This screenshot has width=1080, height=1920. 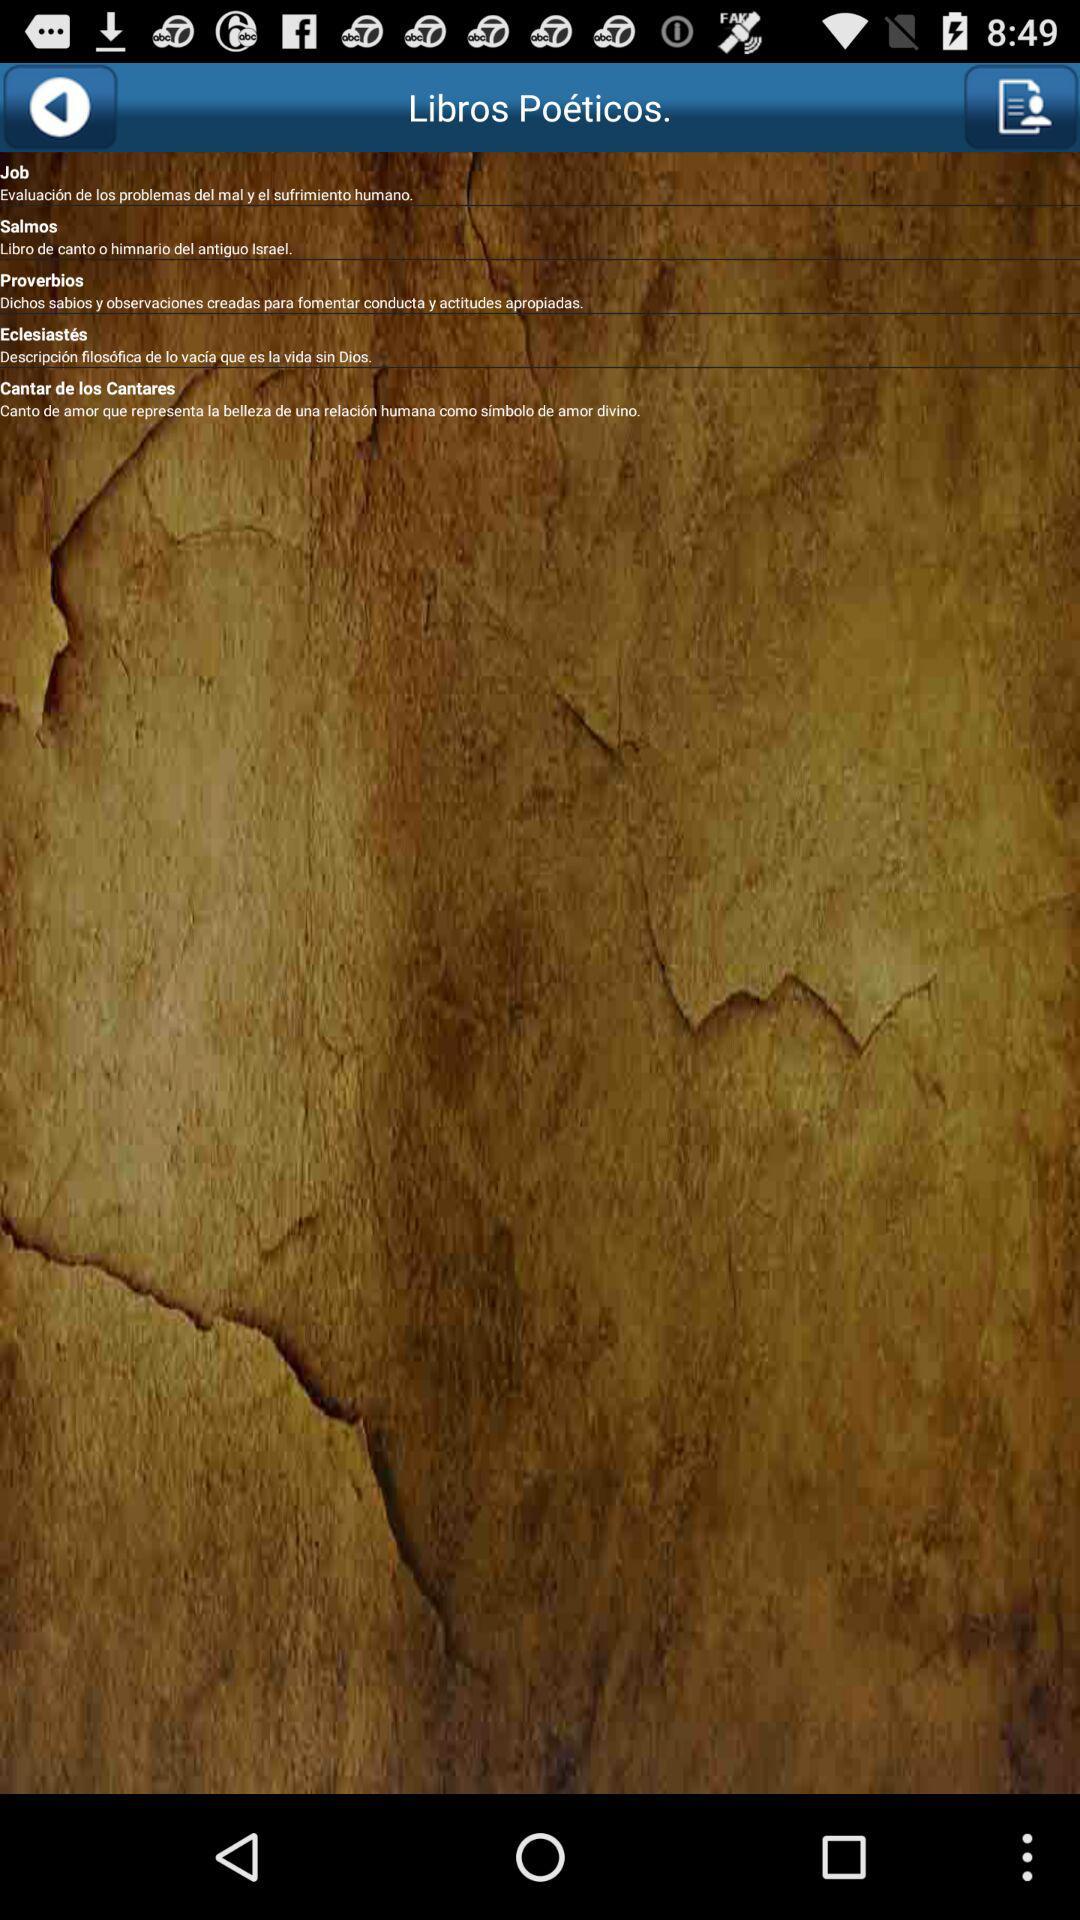 I want to click on dichos sabios y item, so click(x=540, y=301).